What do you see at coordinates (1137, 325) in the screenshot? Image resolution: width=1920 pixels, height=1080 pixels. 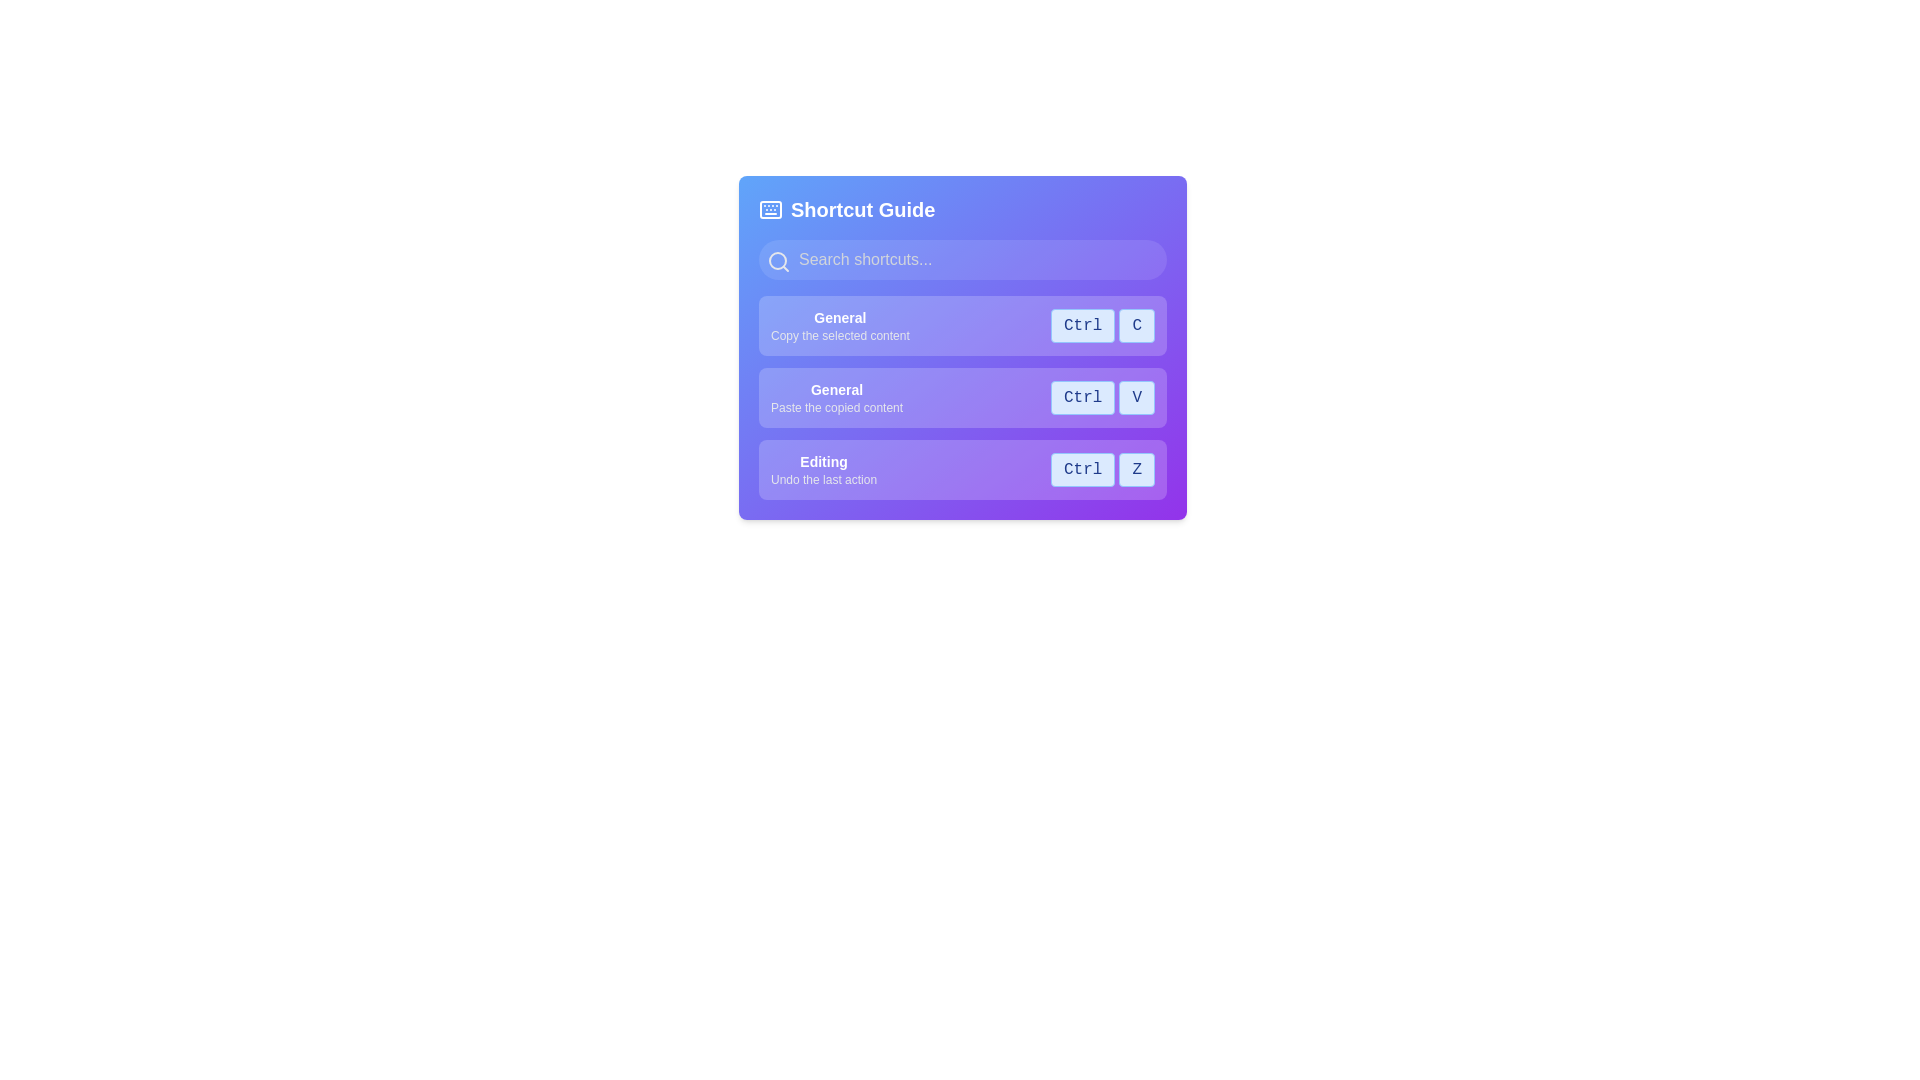 I see `the 'C' key label-like button representing the 'Ctrl+C' keyboard shortcut, located immediately to the right of the 'Ctrl' button in the keyboard shortcut list` at bounding box center [1137, 325].